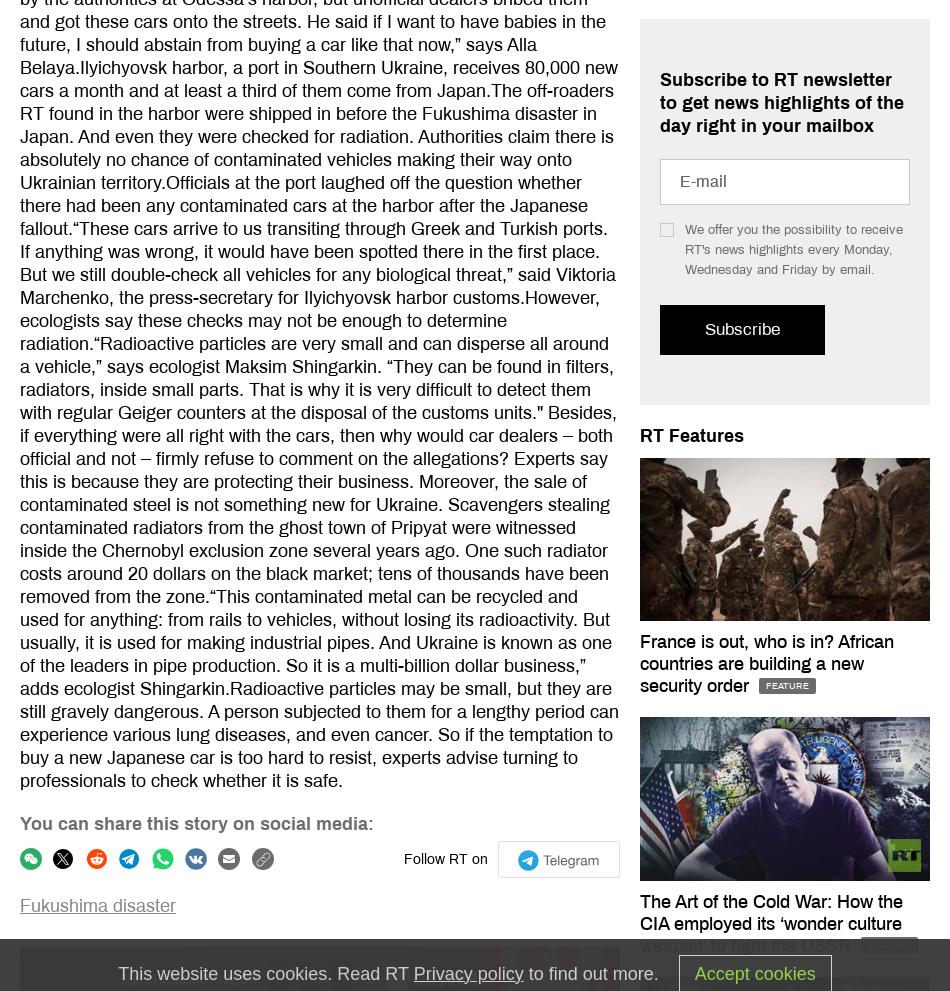  What do you see at coordinates (691, 436) in the screenshot?
I see `'RT Features'` at bounding box center [691, 436].